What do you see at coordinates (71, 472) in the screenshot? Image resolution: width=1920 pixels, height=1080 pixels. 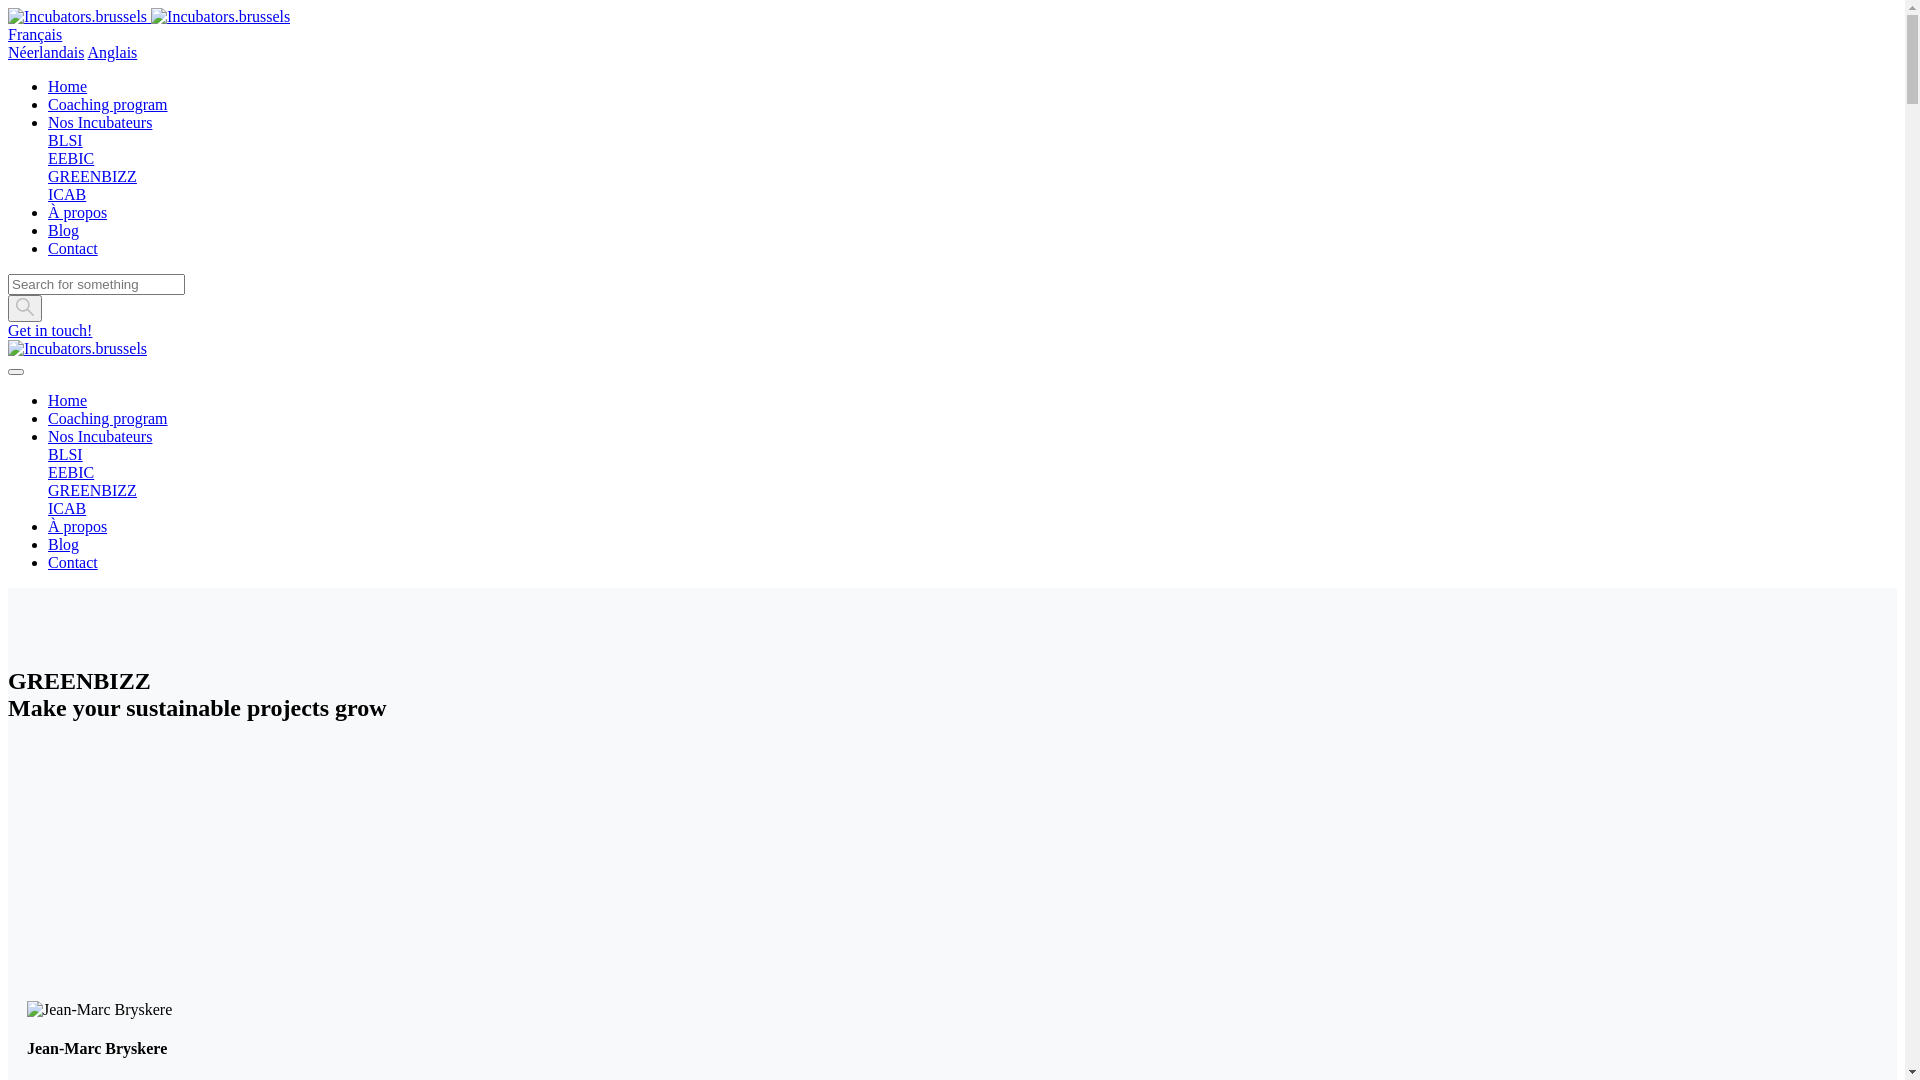 I see `'EEBIC'` at bounding box center [71, 472].